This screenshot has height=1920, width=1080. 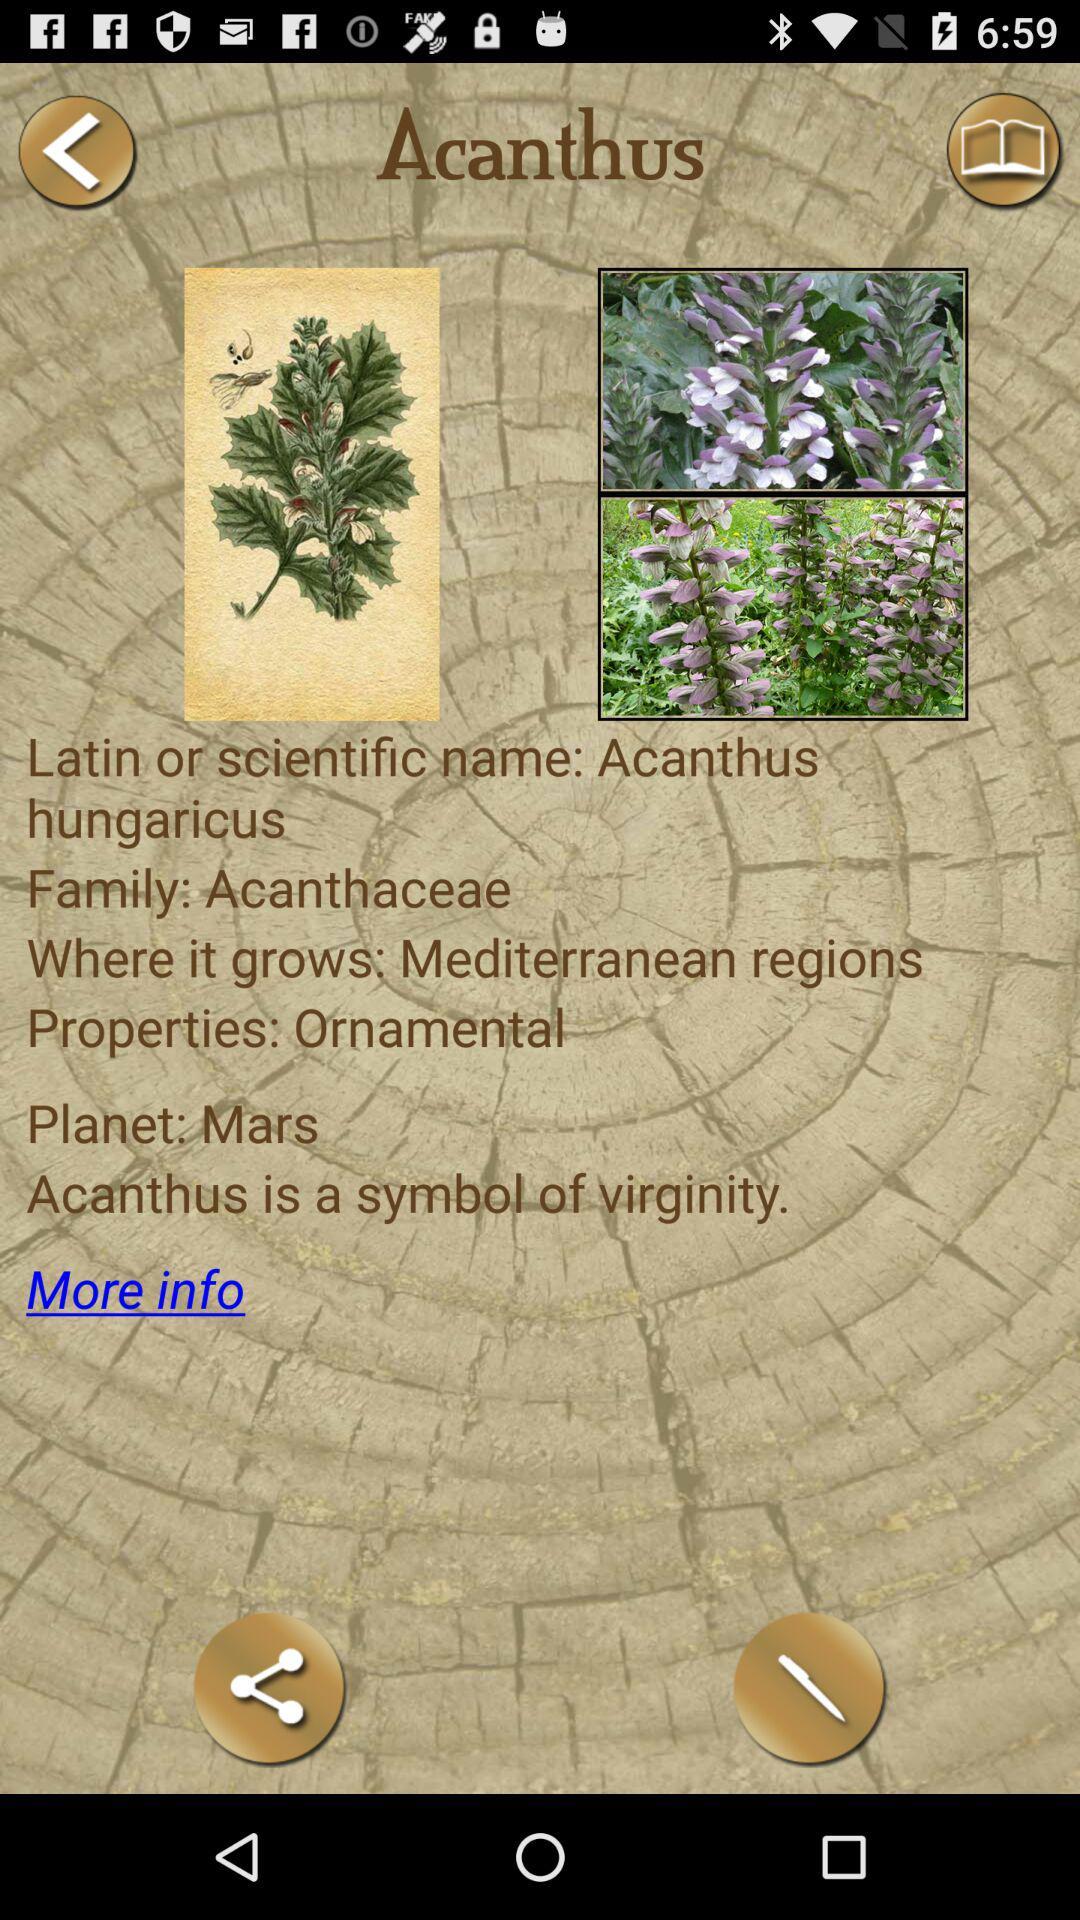 I want to click on more than 70 plants cataloged in alphabetical order you can see for your rituals, so click(x=782, y=606).